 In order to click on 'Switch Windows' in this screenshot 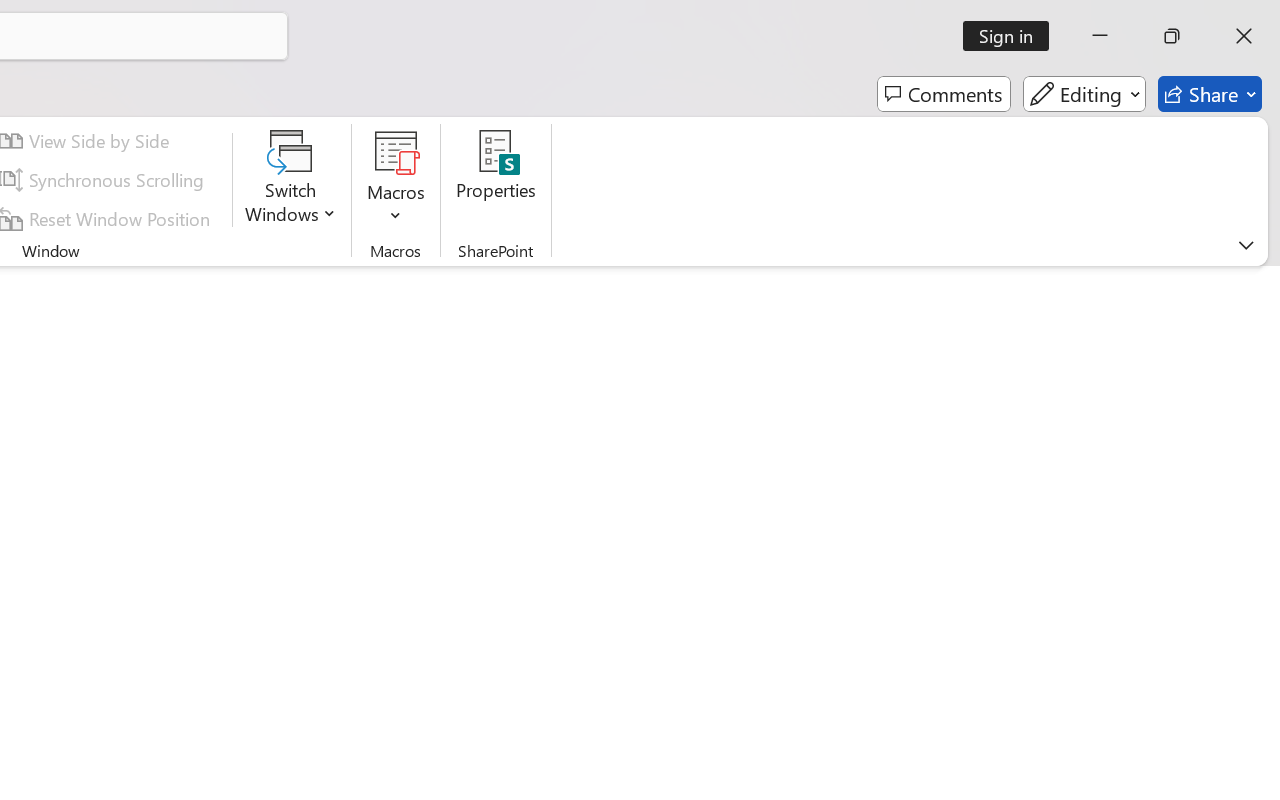, I will do `click(290, 179)`.